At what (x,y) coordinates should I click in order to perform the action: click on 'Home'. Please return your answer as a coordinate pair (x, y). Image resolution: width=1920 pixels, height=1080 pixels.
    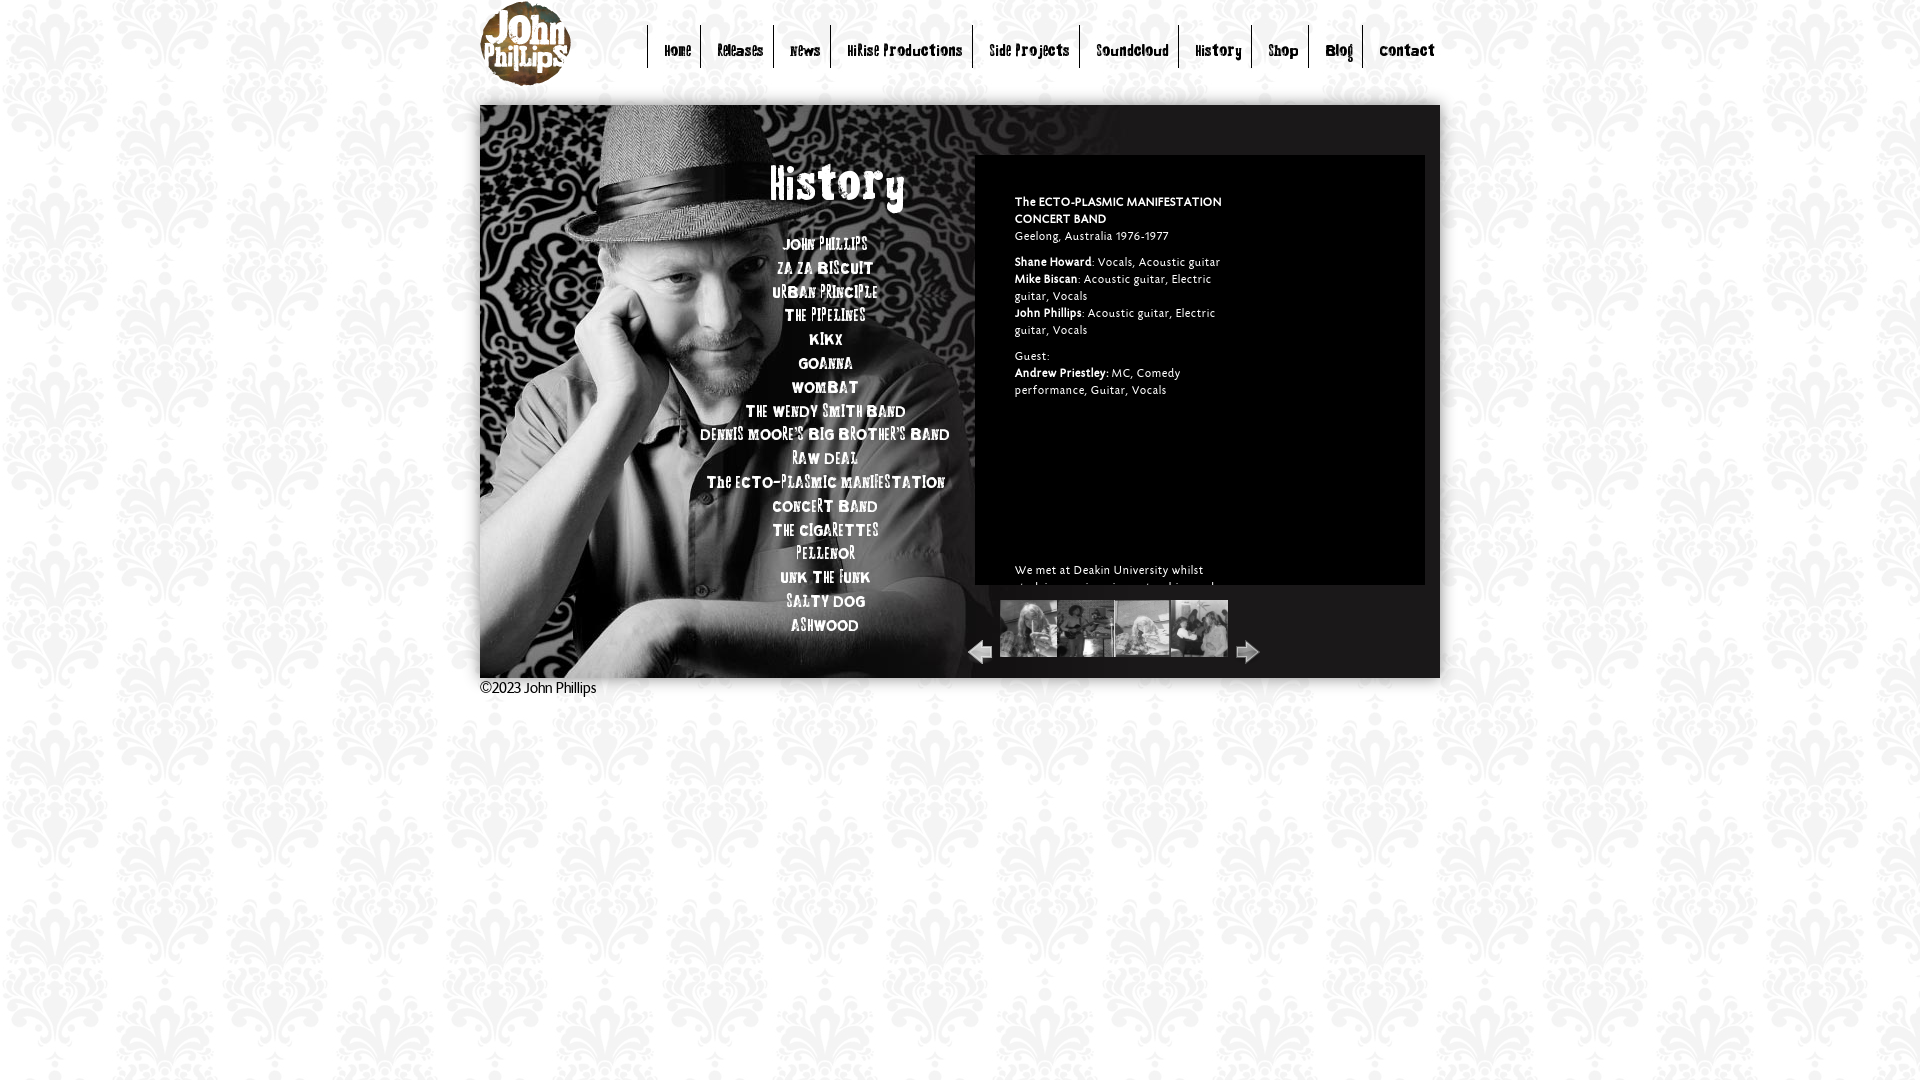
    Looking at the image, I should click on (677, 51).